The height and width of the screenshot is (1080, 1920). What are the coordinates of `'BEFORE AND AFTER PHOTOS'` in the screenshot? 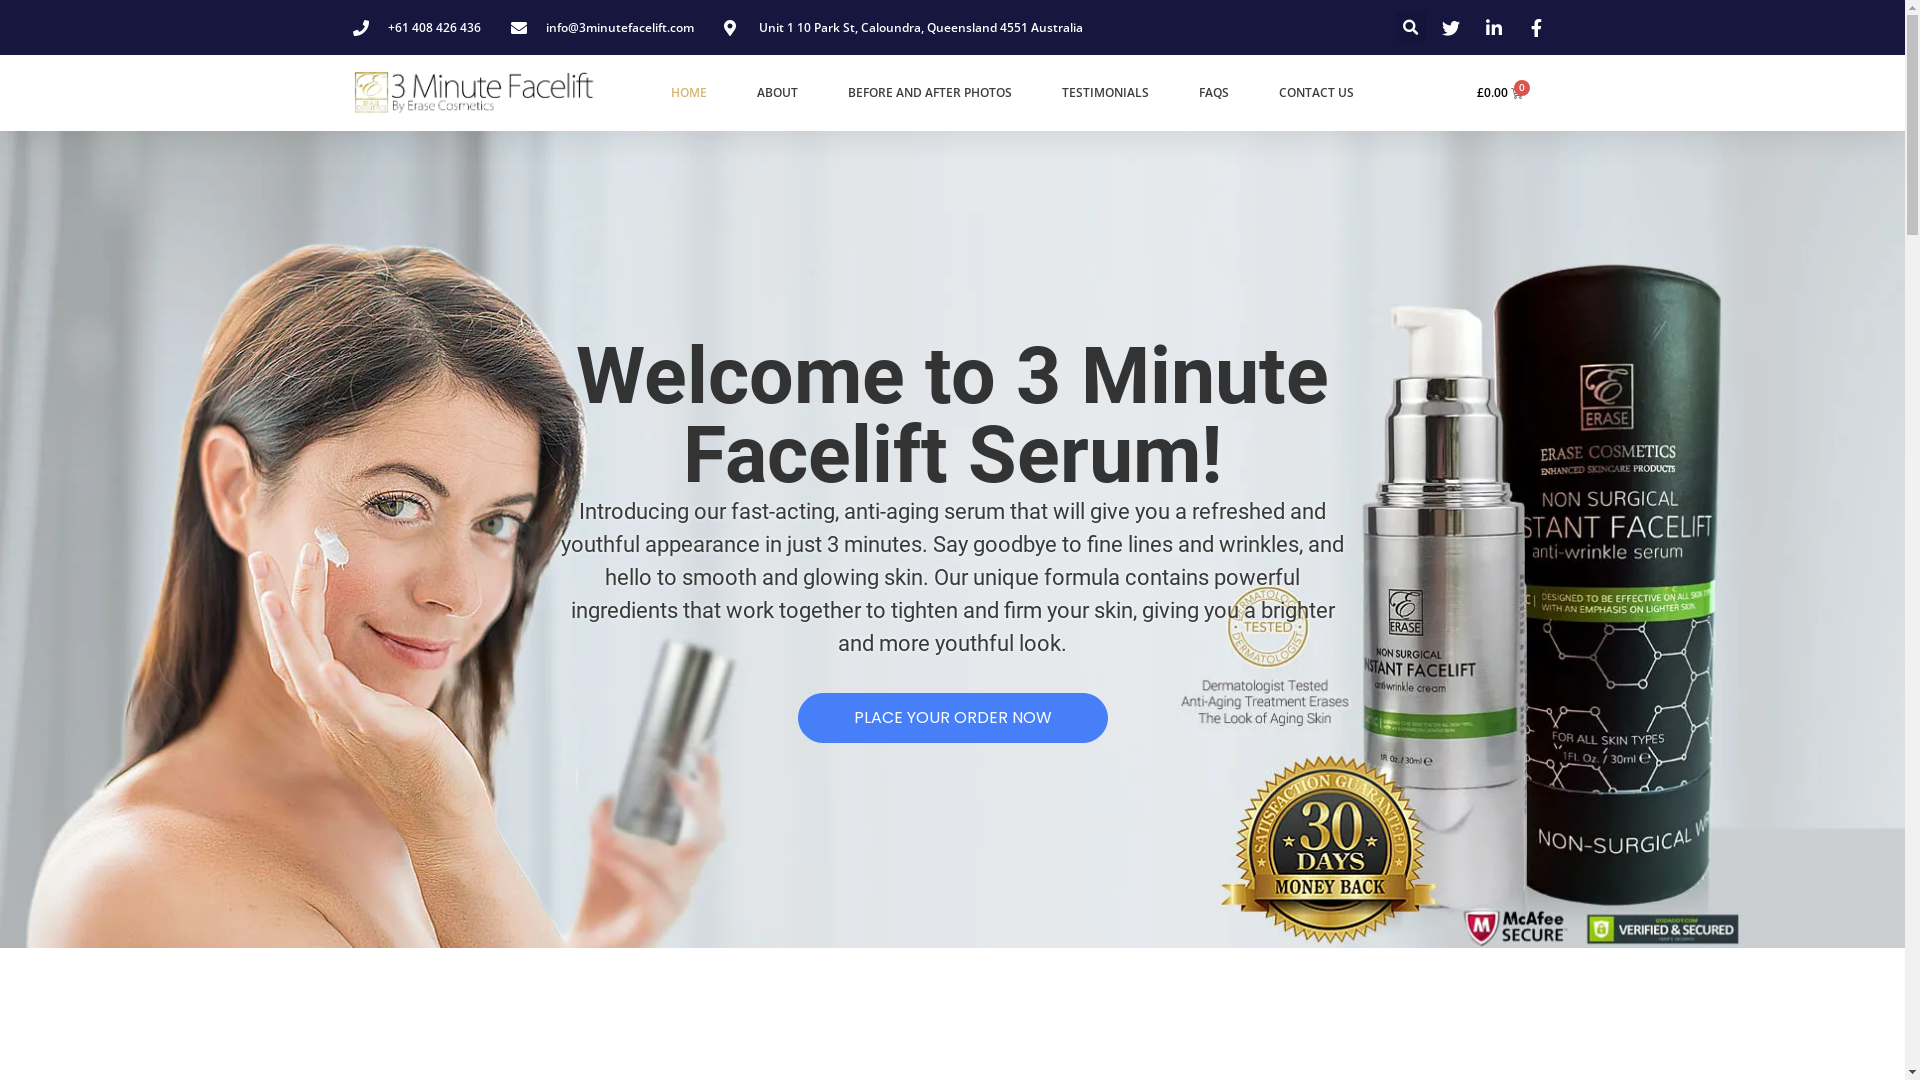 It's located at (929, 92).